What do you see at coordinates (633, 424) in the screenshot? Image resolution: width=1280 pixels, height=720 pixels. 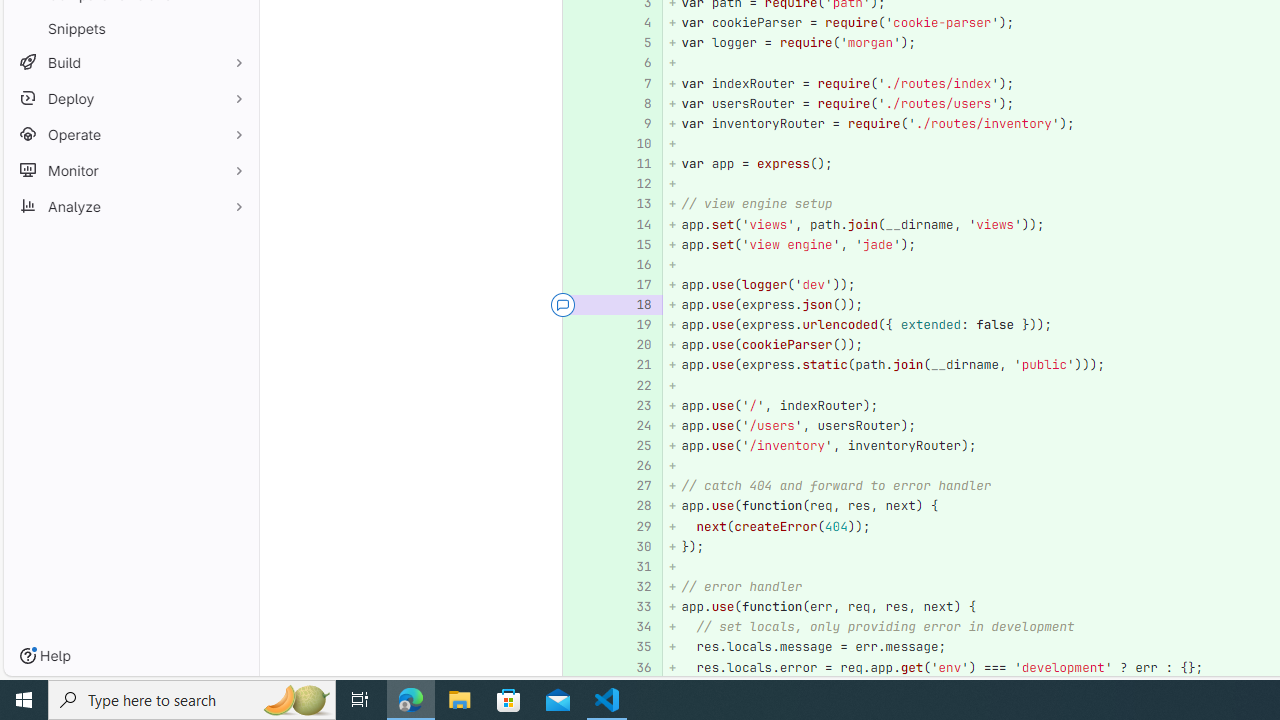 I see `'24'` at bounding box center [633, 424].